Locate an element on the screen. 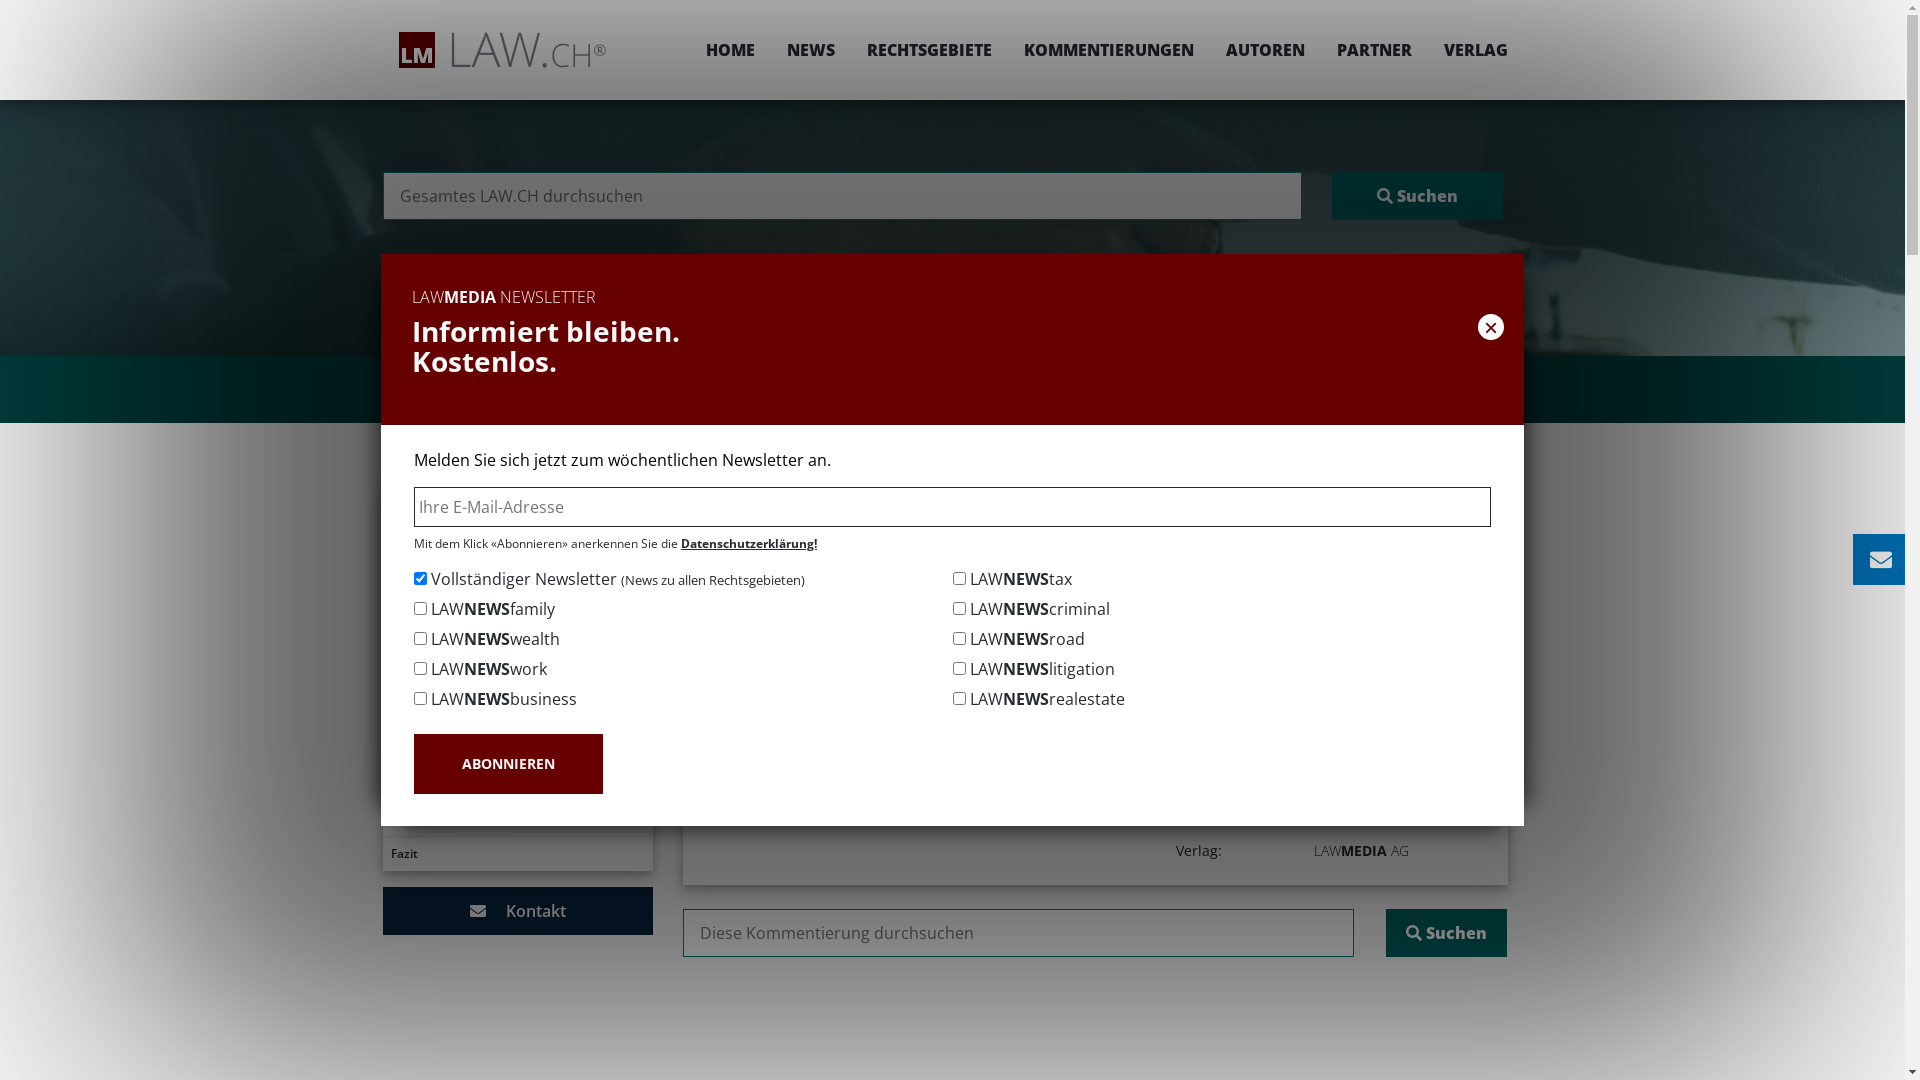 The image size is (1920, 1080). 'VERLAG' is located at coordinates (1468, 49).